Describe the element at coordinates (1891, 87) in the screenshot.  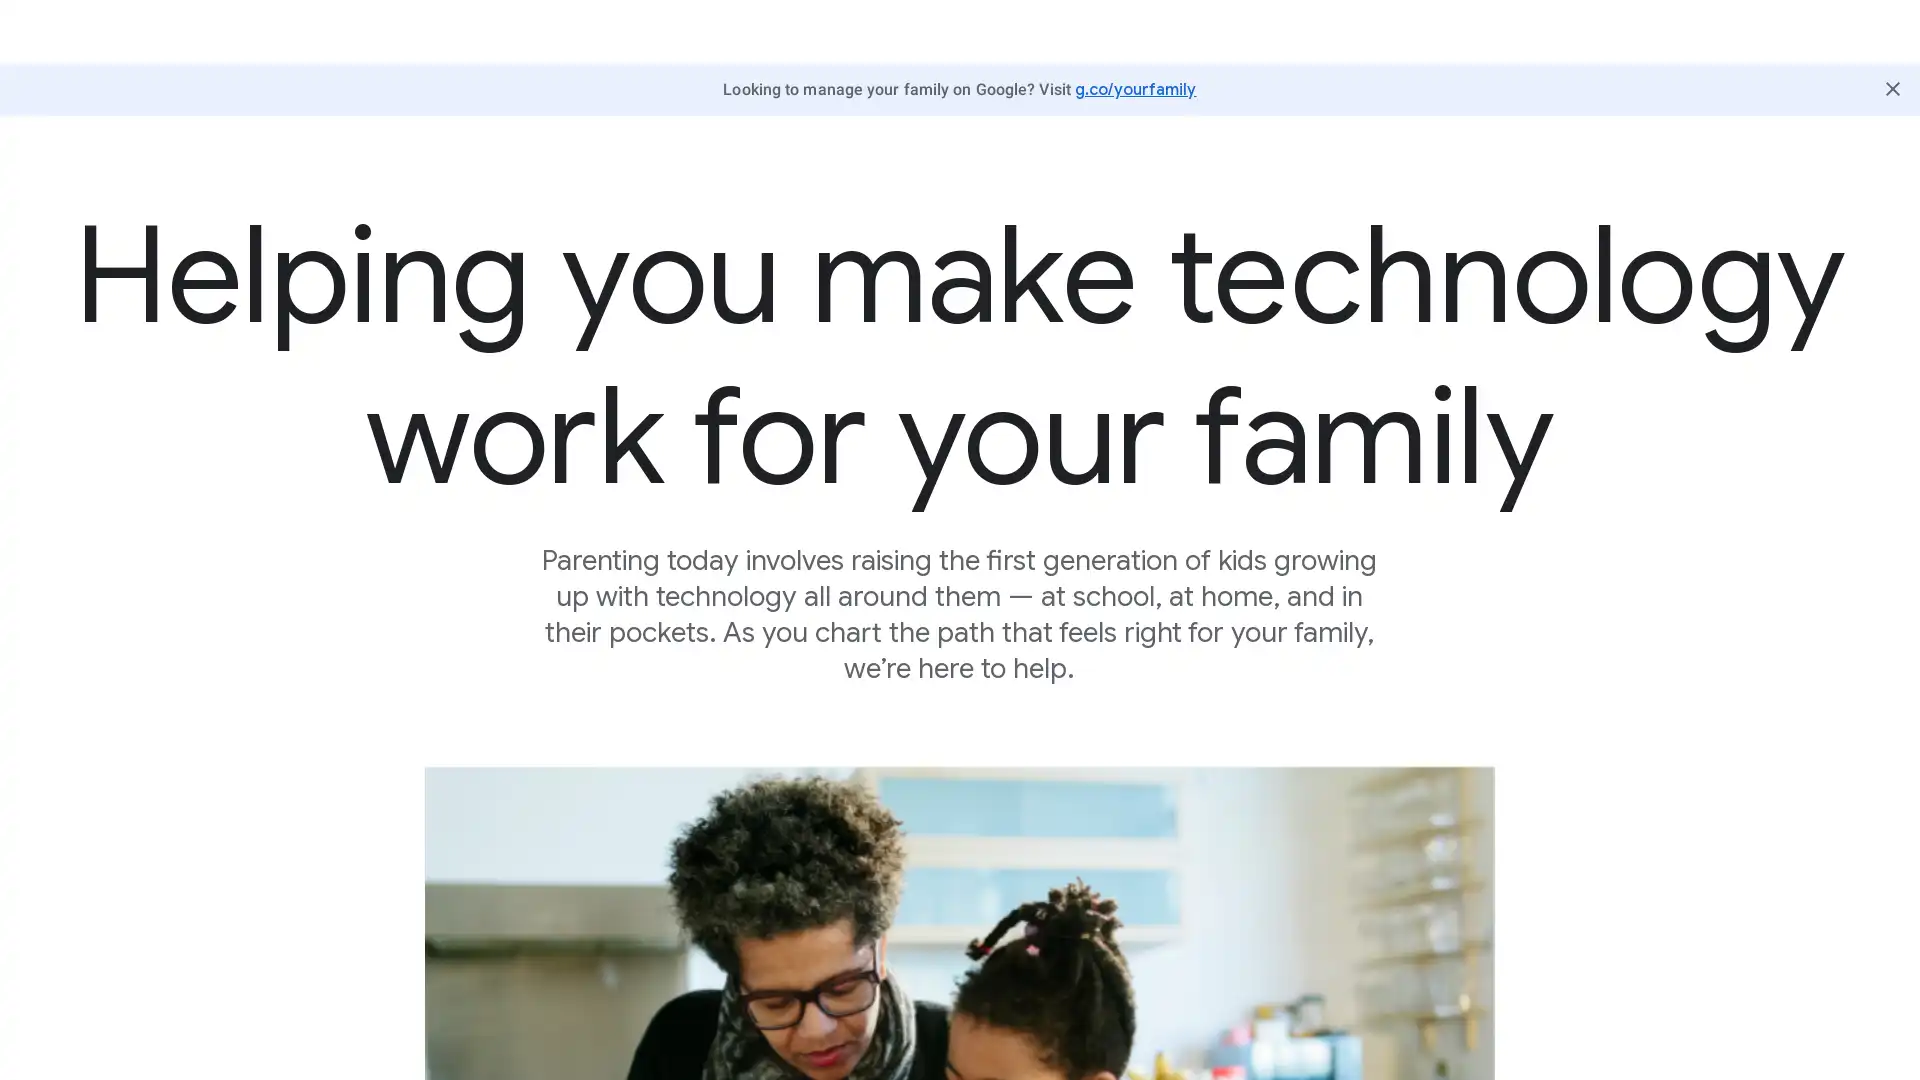
I see `Close Butter Bar` at that location.